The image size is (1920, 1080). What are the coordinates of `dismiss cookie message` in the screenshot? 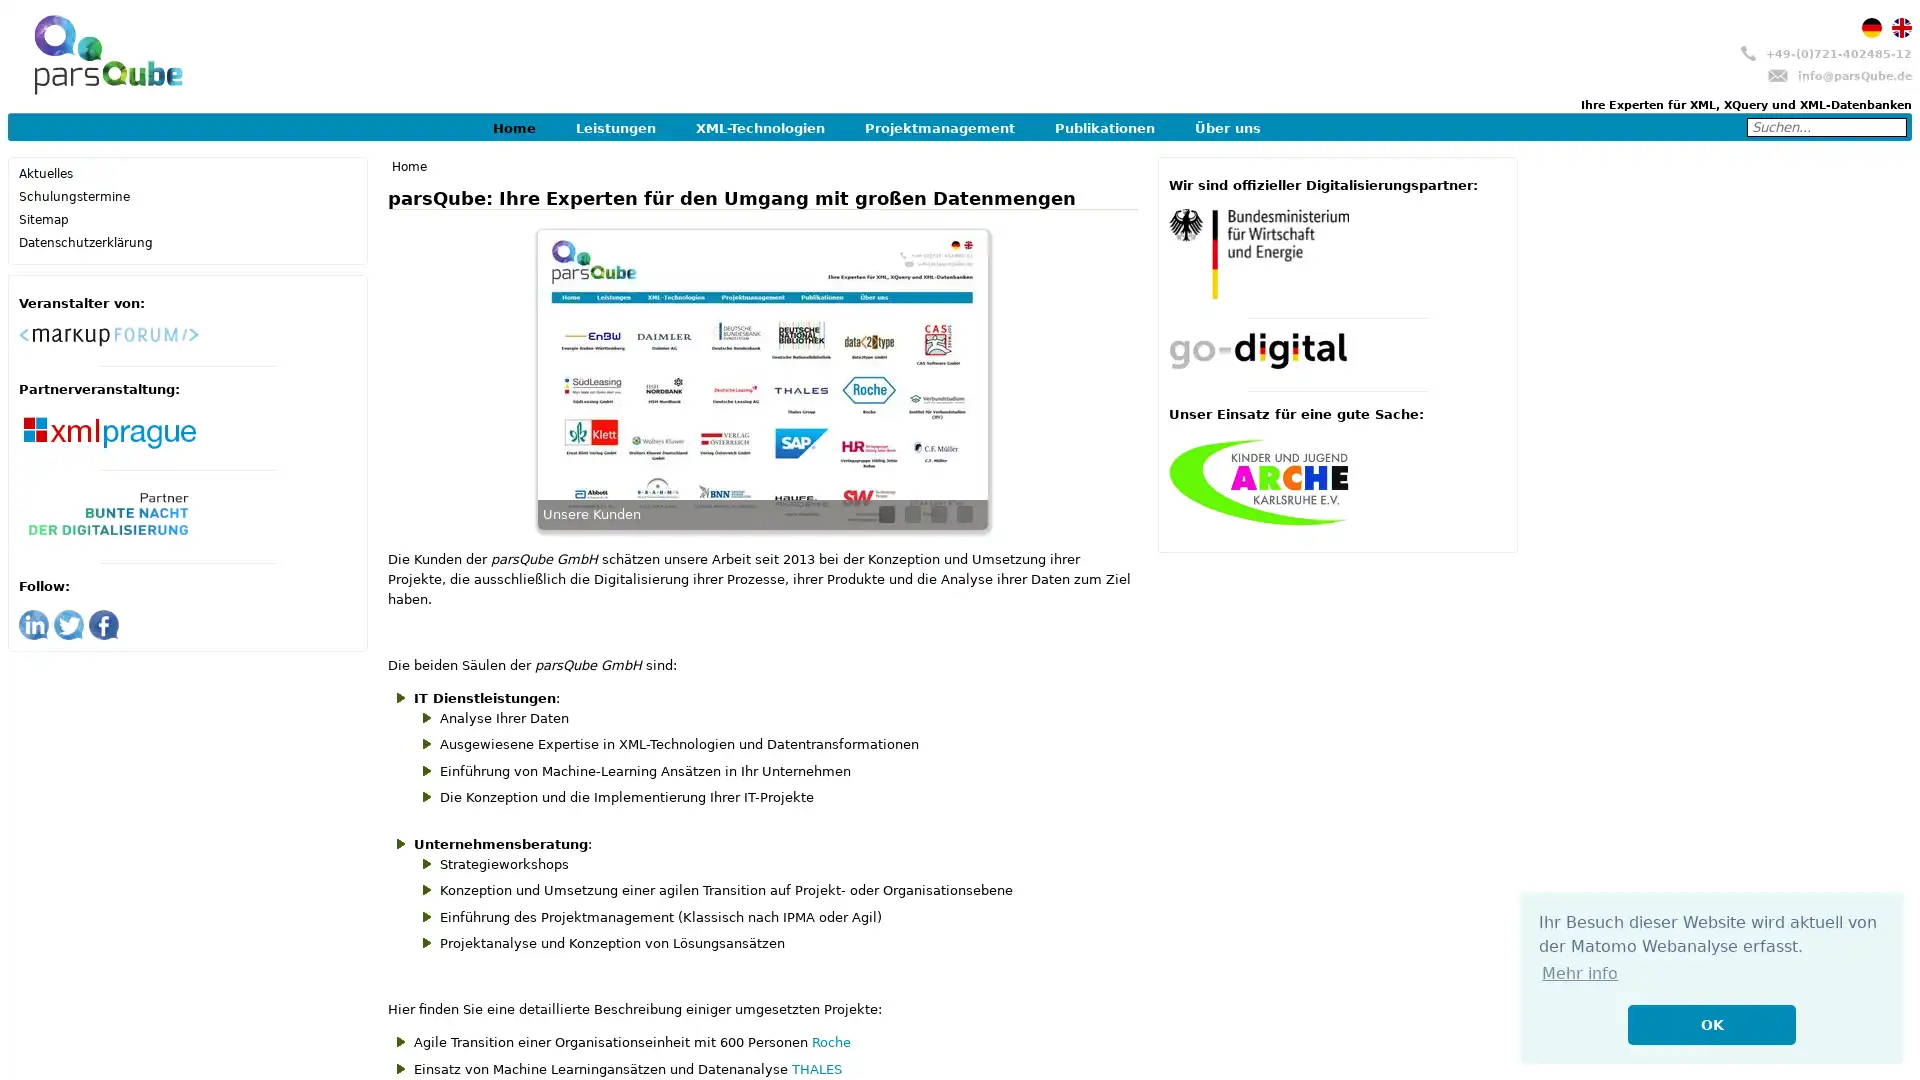 It's located at (1710, 1024).